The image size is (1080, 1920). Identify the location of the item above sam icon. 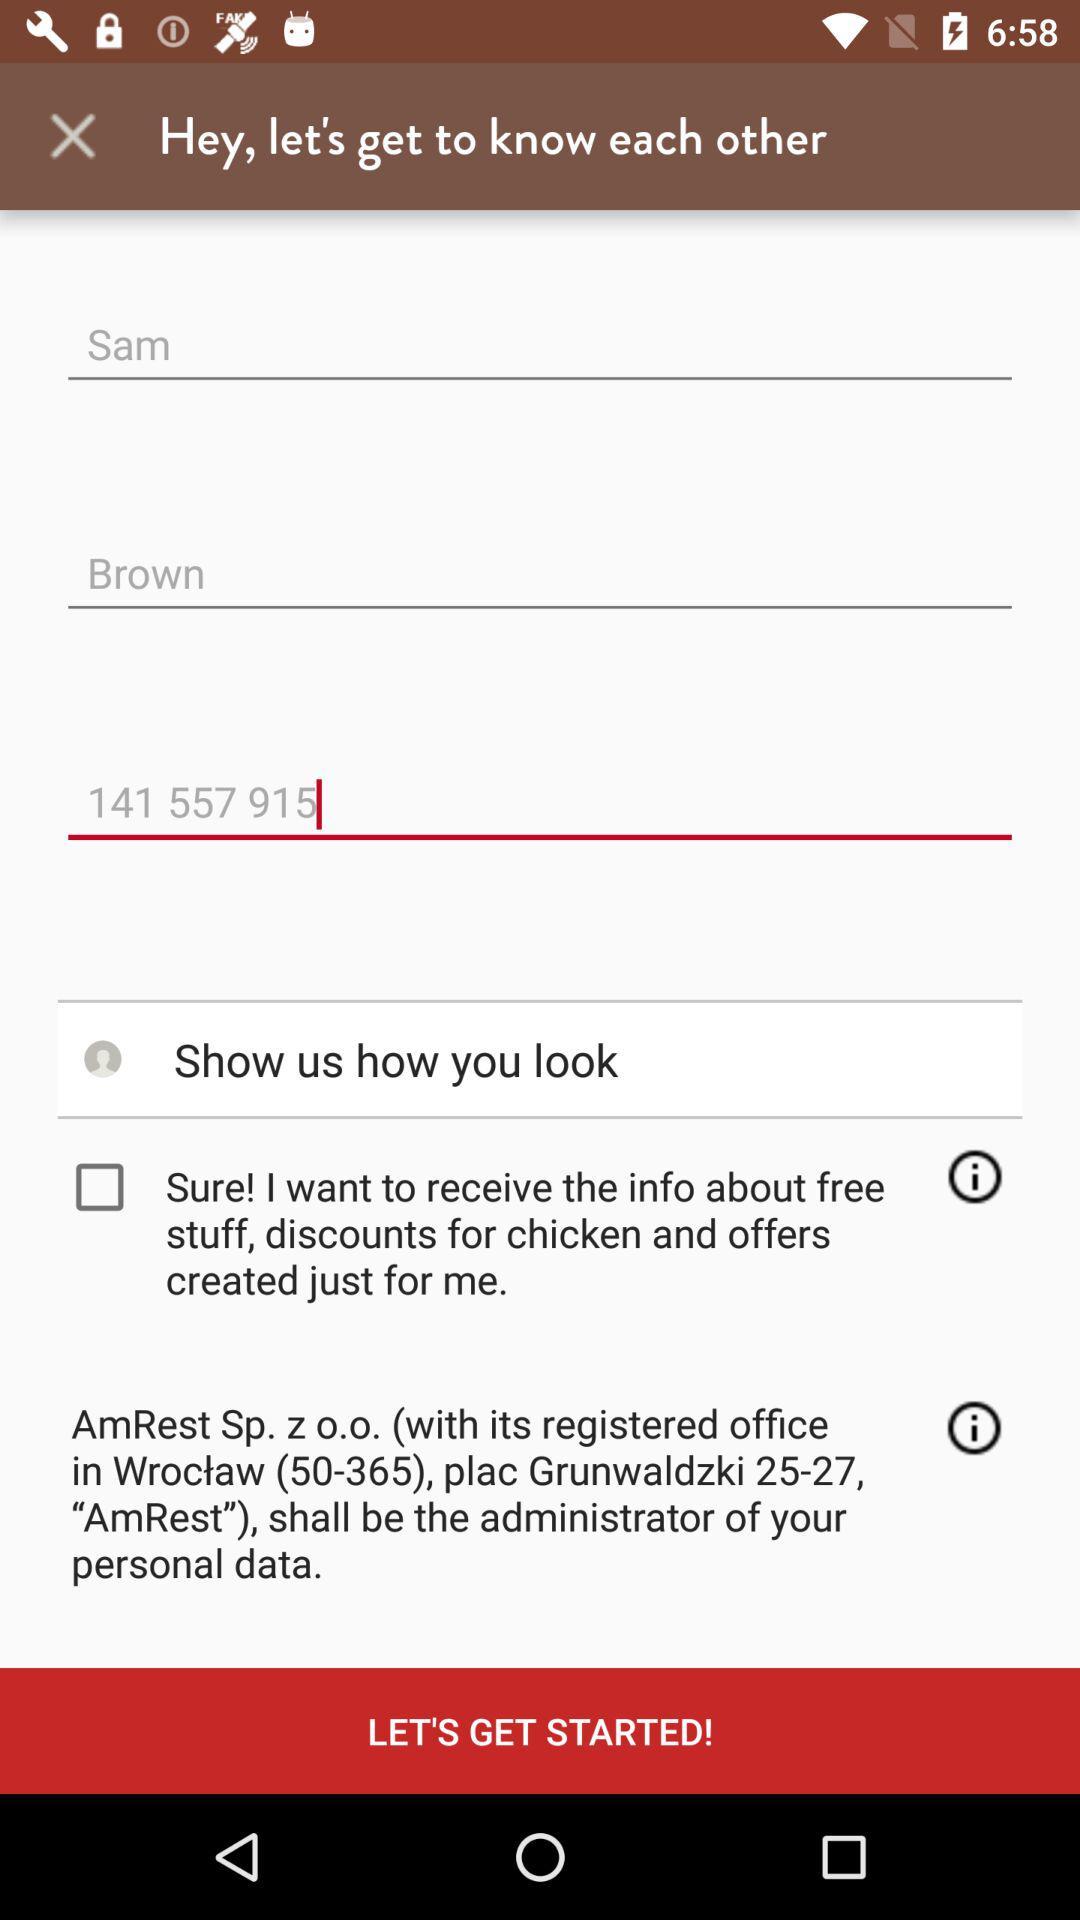
(72, 135).